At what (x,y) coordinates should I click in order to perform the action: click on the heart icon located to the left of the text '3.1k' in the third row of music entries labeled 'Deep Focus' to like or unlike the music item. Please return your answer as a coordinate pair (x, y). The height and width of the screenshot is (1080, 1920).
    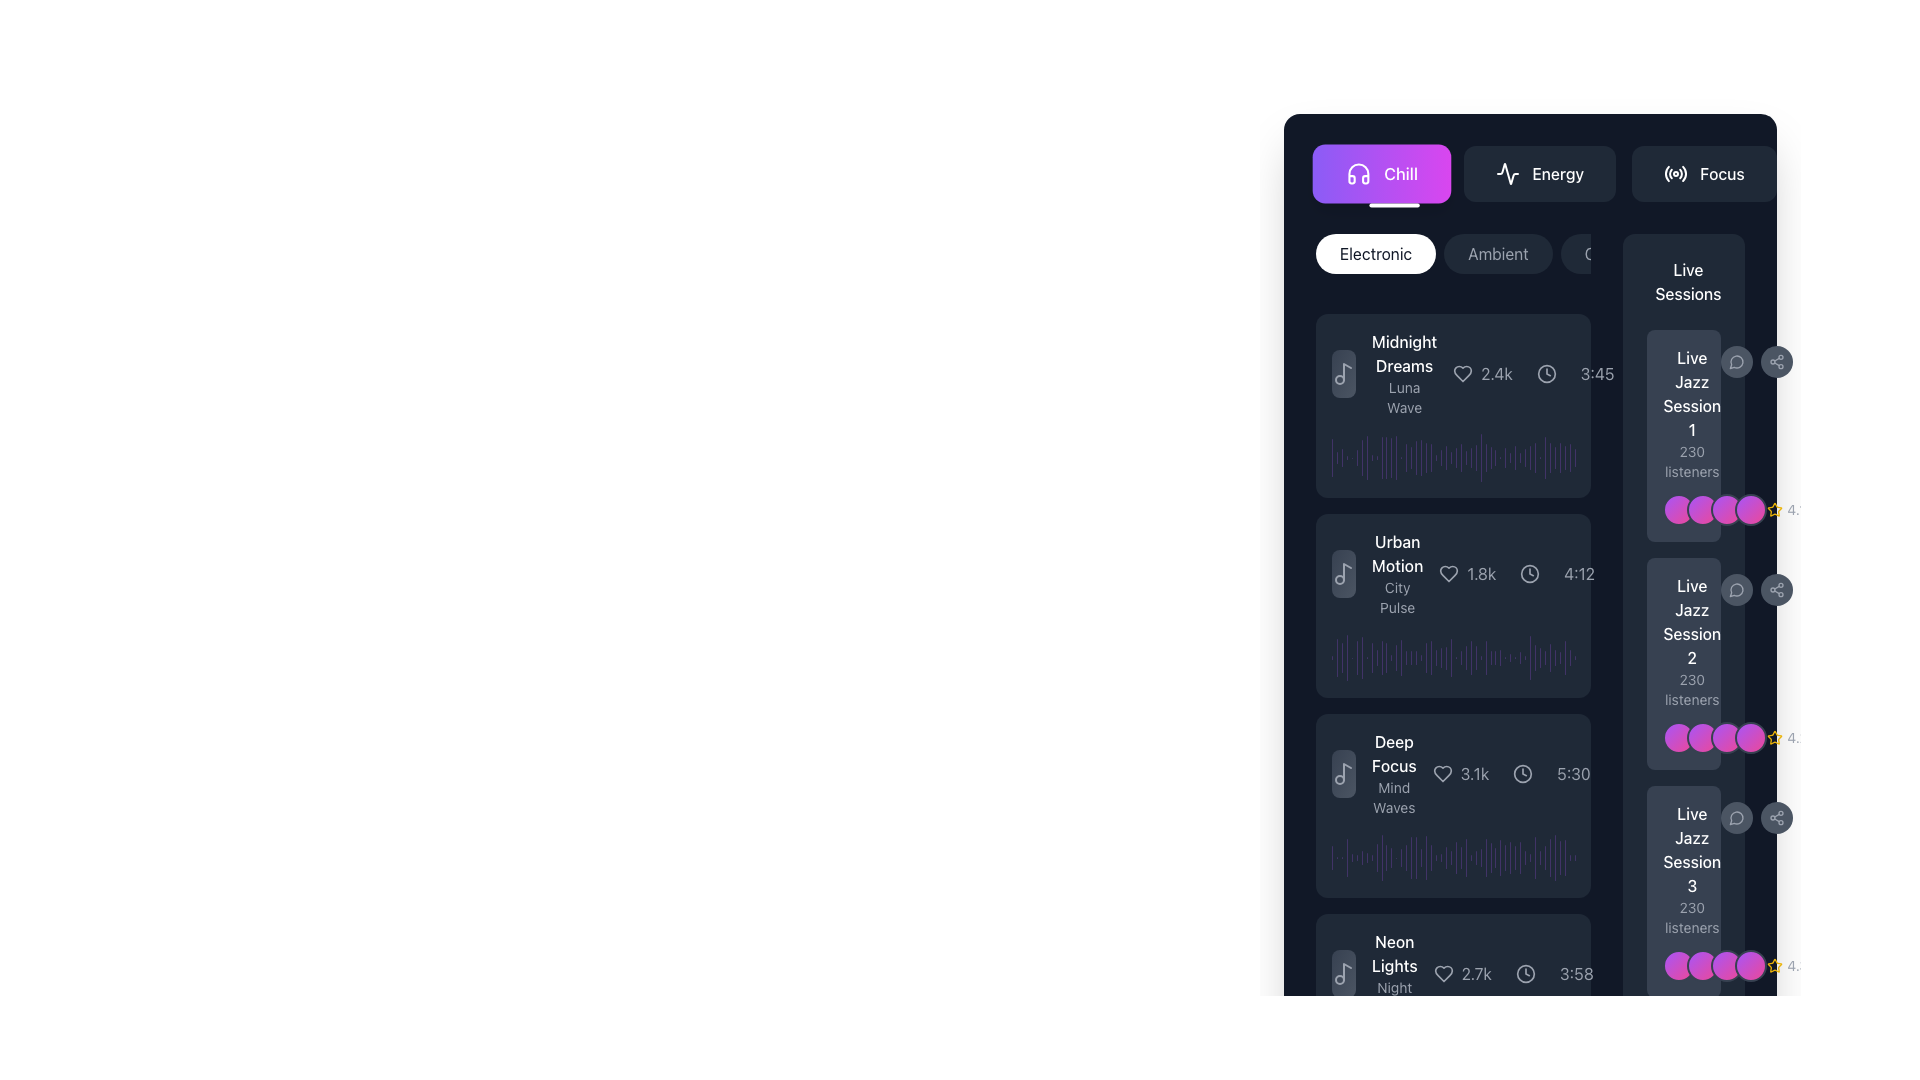
    Looking at the image, I should click on (1442, 773).